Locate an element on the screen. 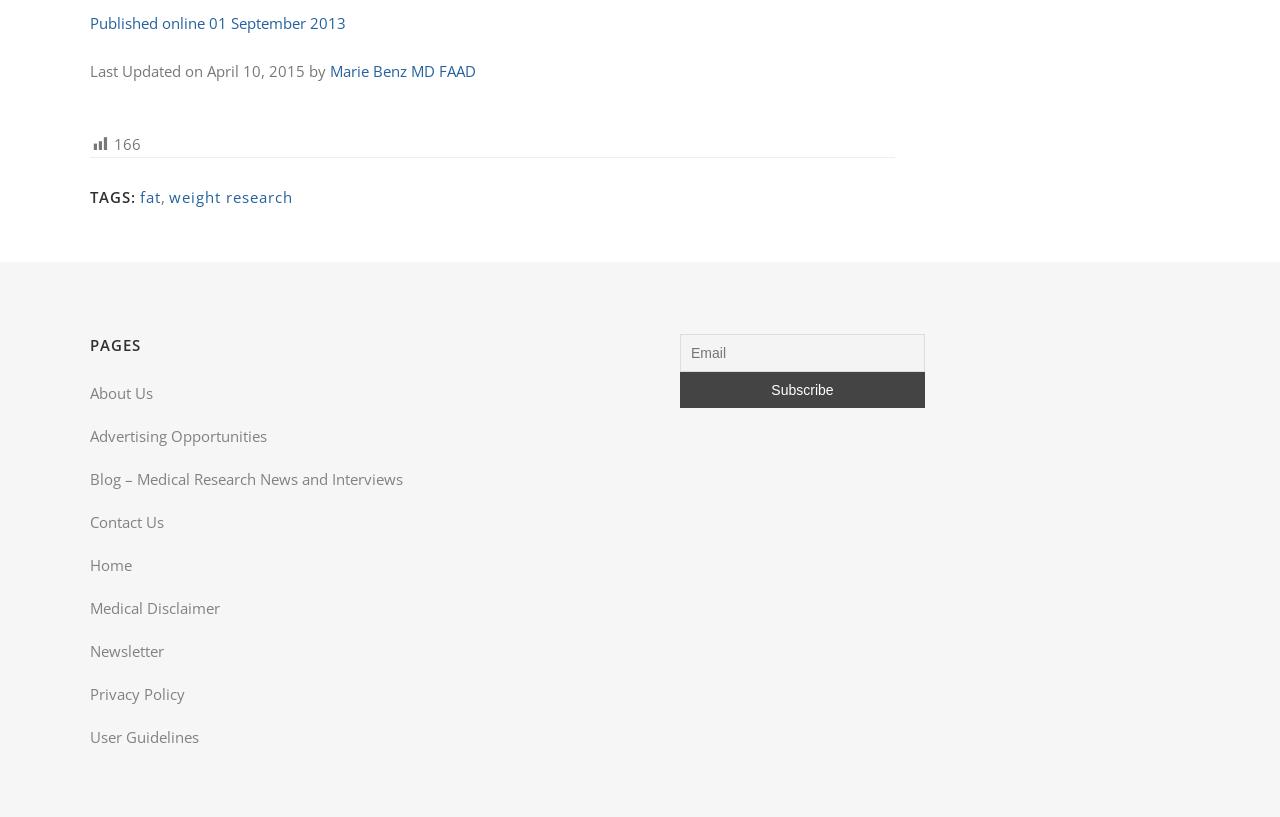  'Medical Disclaimer' is located at coordinates (88, 608).